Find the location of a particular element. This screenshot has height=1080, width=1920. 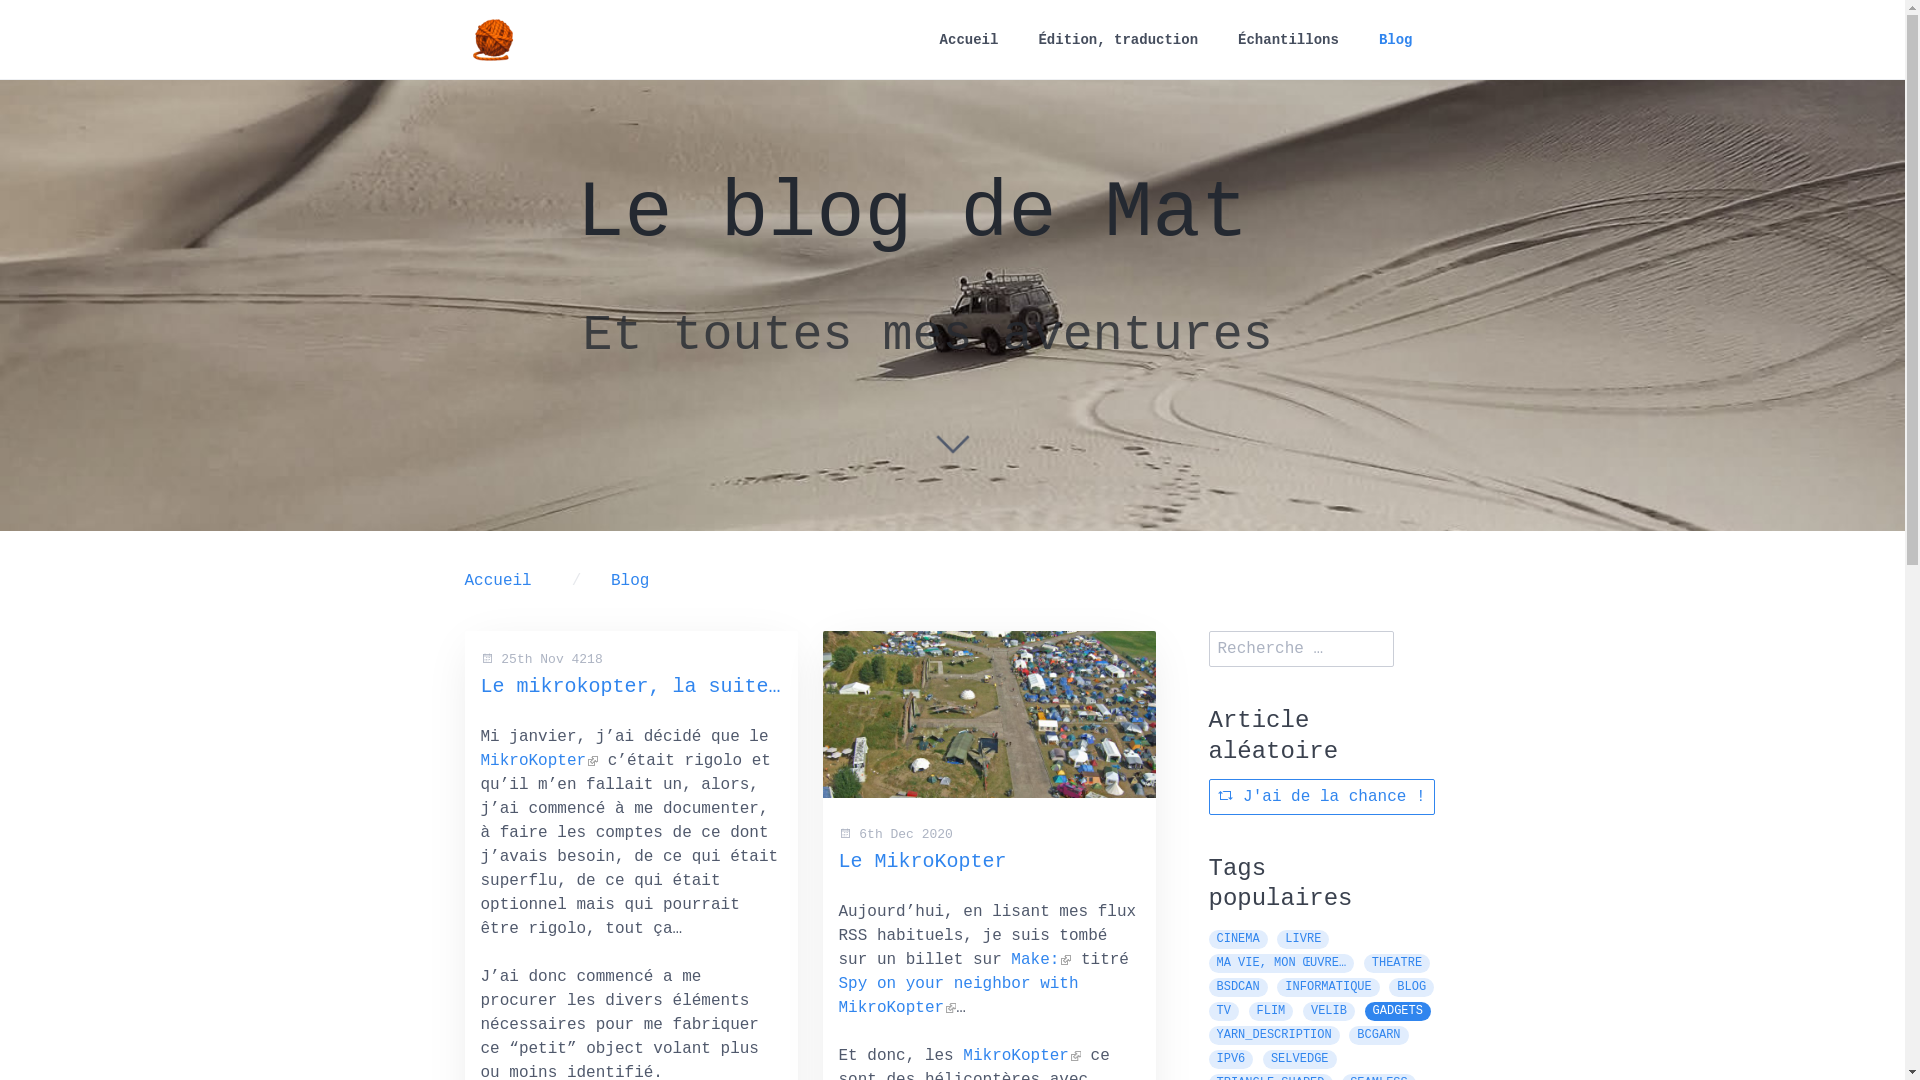

'Spy on your neighbor with MikroKopter' is located at coordinates (957, 995).